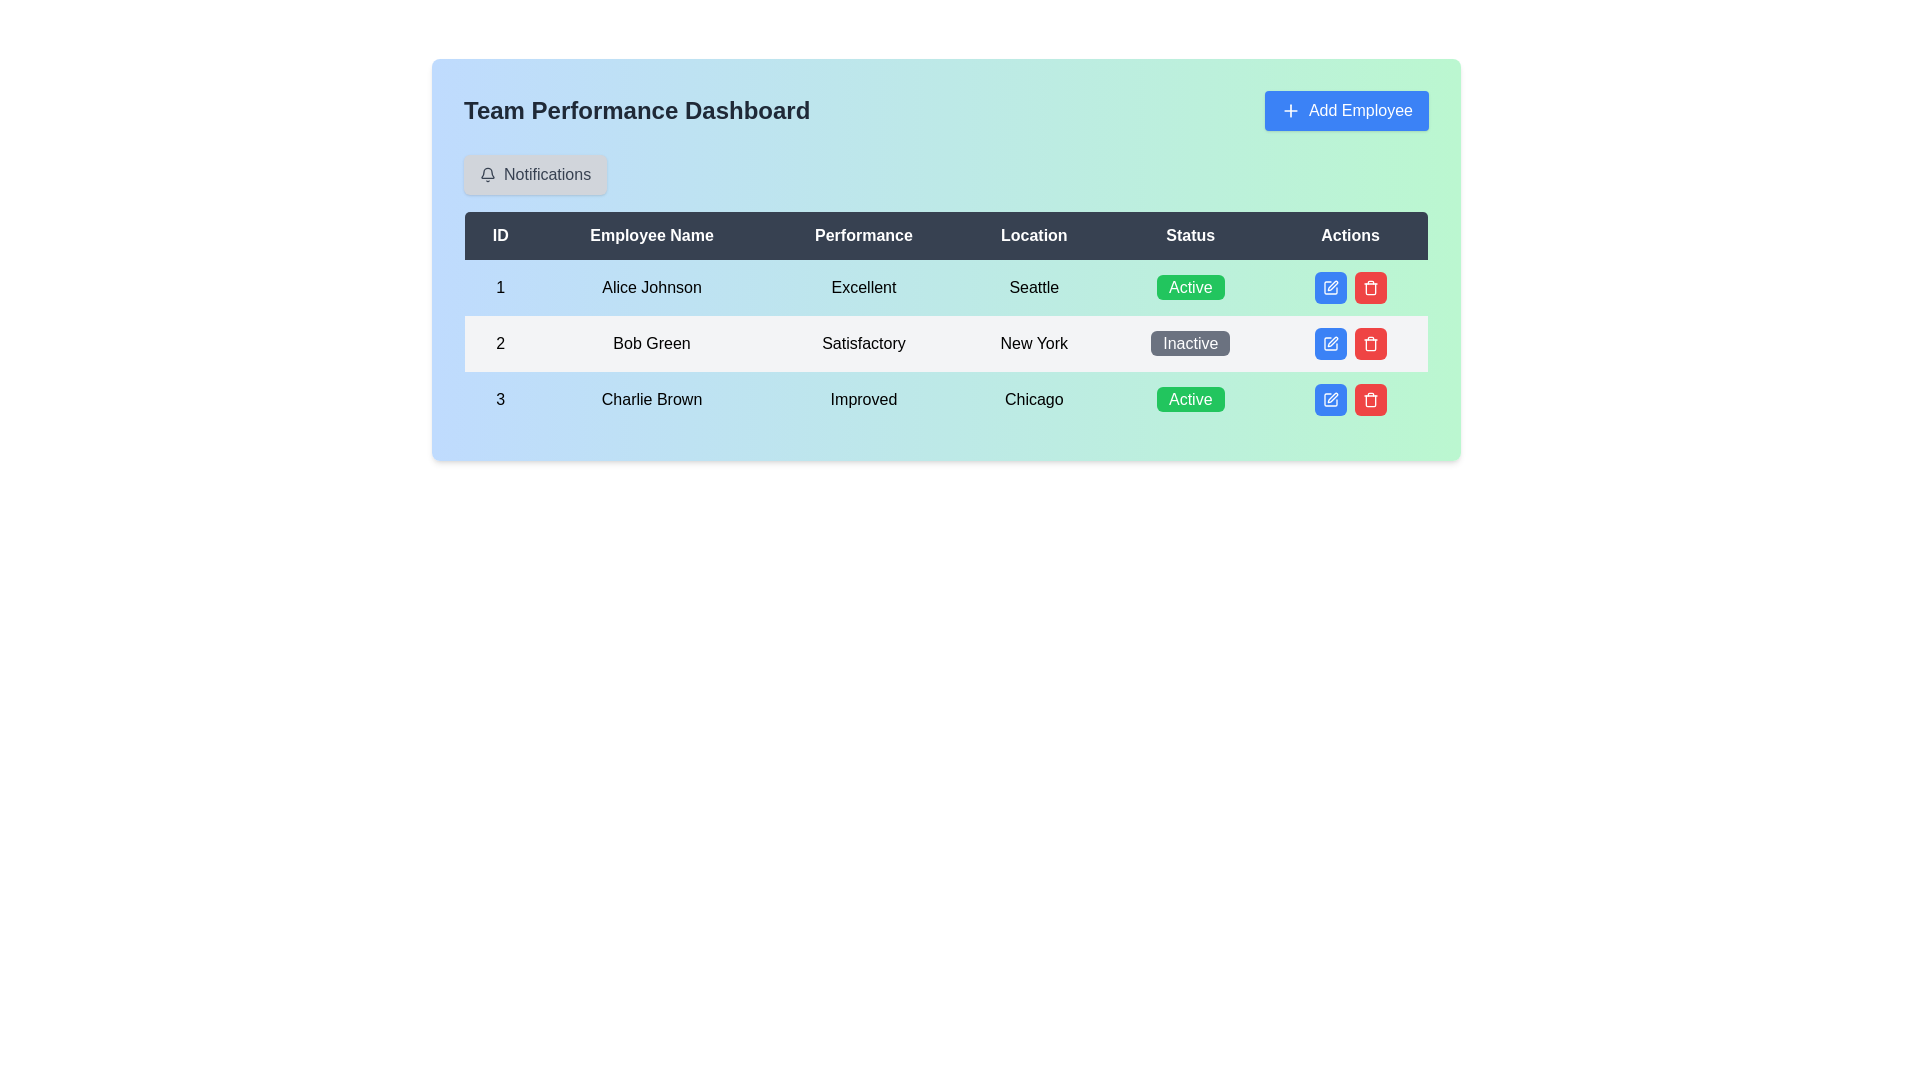 This screenshot has height=1080, width=1920. I want to click on the delete button located in the 'Actions' column of the second row in the data table, so click(1369, 342).